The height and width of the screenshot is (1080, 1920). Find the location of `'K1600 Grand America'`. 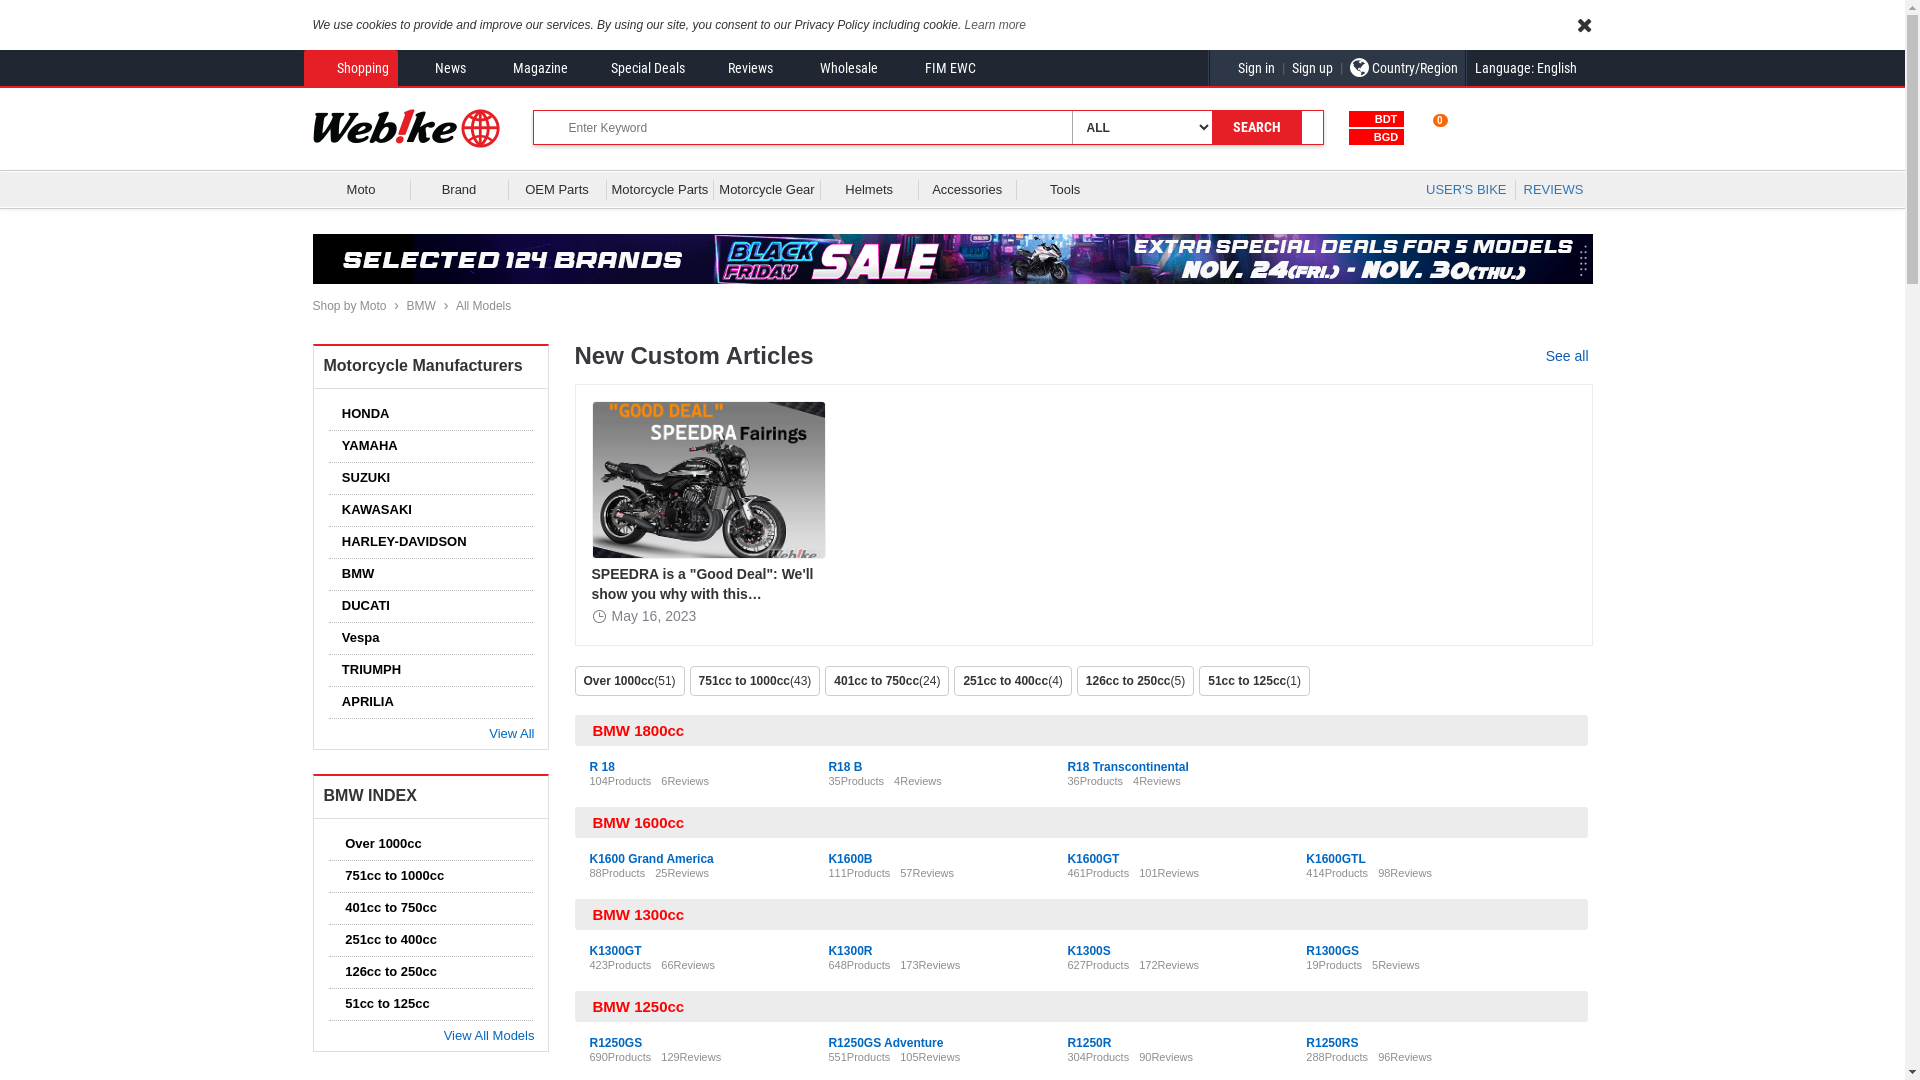

'K1600 Grand America' is located at coordinates (652, 858).